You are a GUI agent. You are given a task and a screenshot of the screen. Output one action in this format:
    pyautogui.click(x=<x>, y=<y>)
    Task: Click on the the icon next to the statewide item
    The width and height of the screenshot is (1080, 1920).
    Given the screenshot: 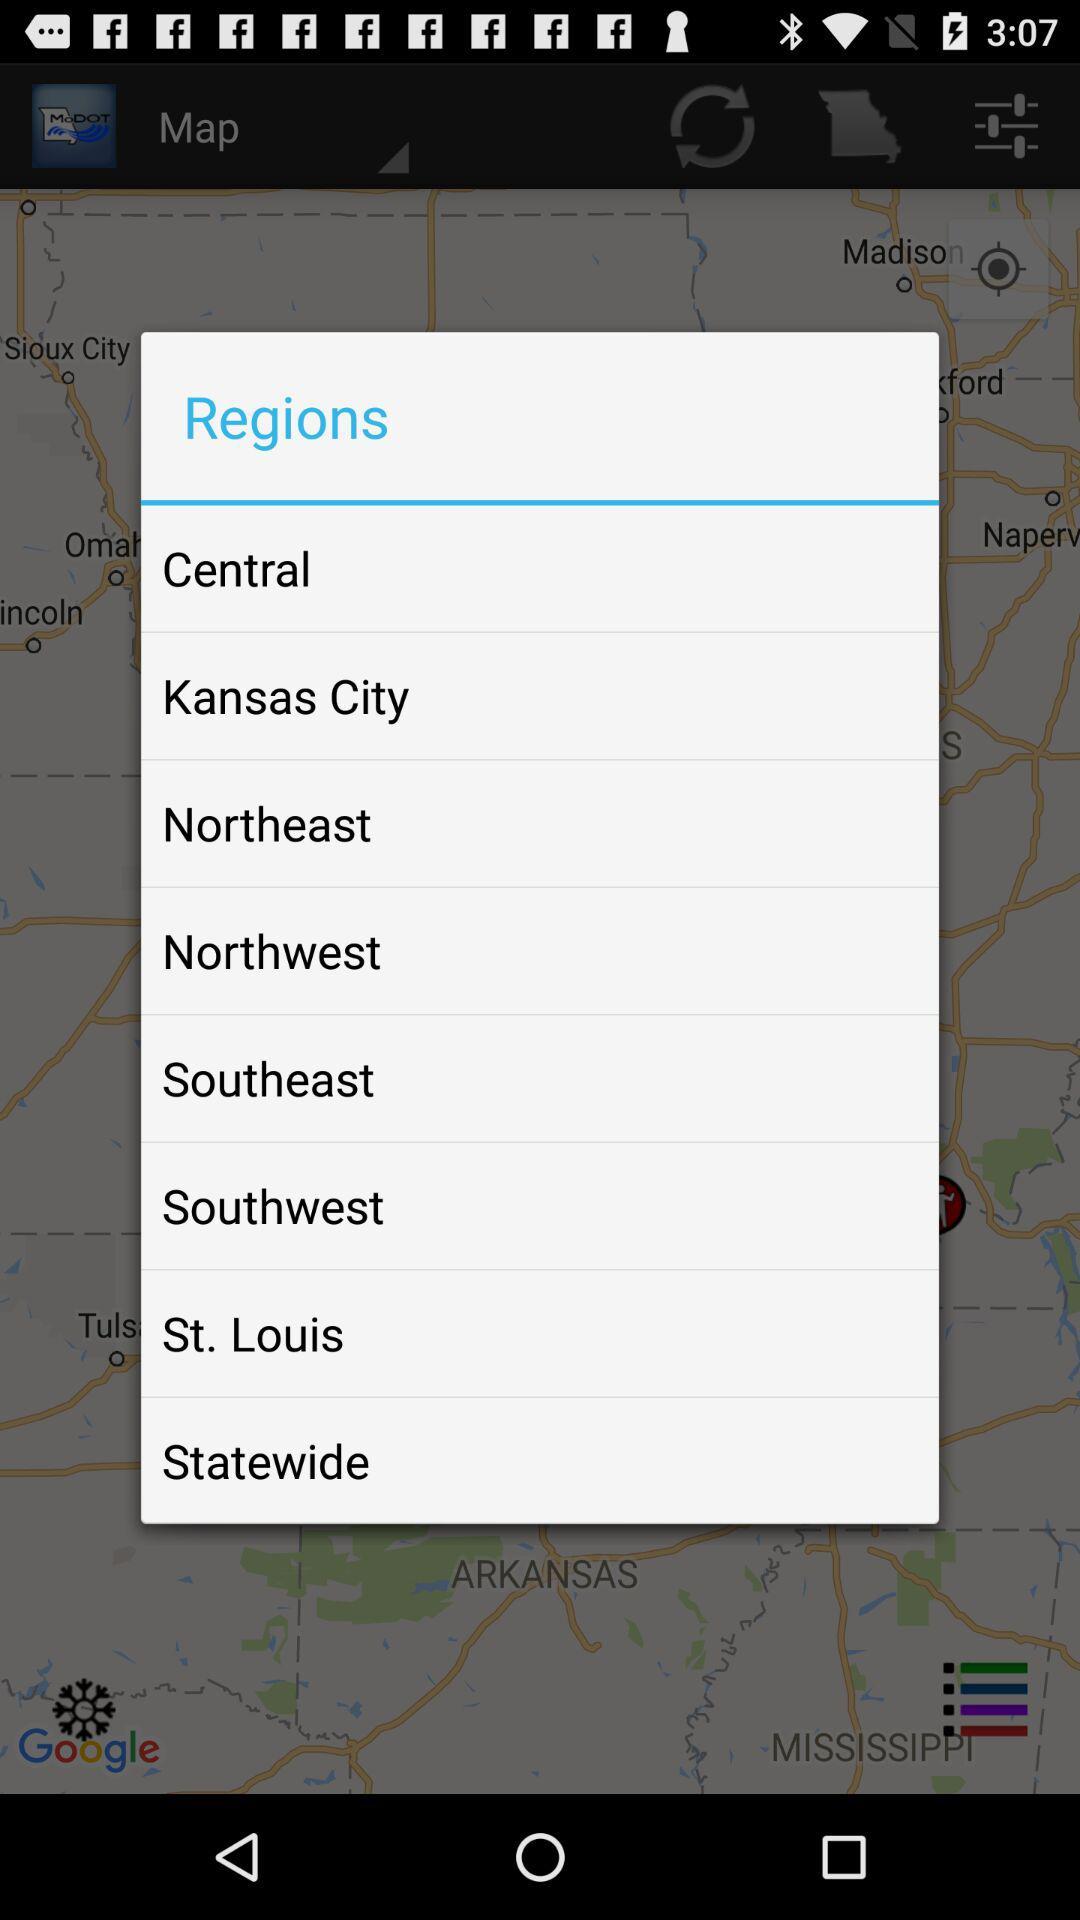 What is the action you would take?
    pyautogui.click(x=874, y=1460)
    